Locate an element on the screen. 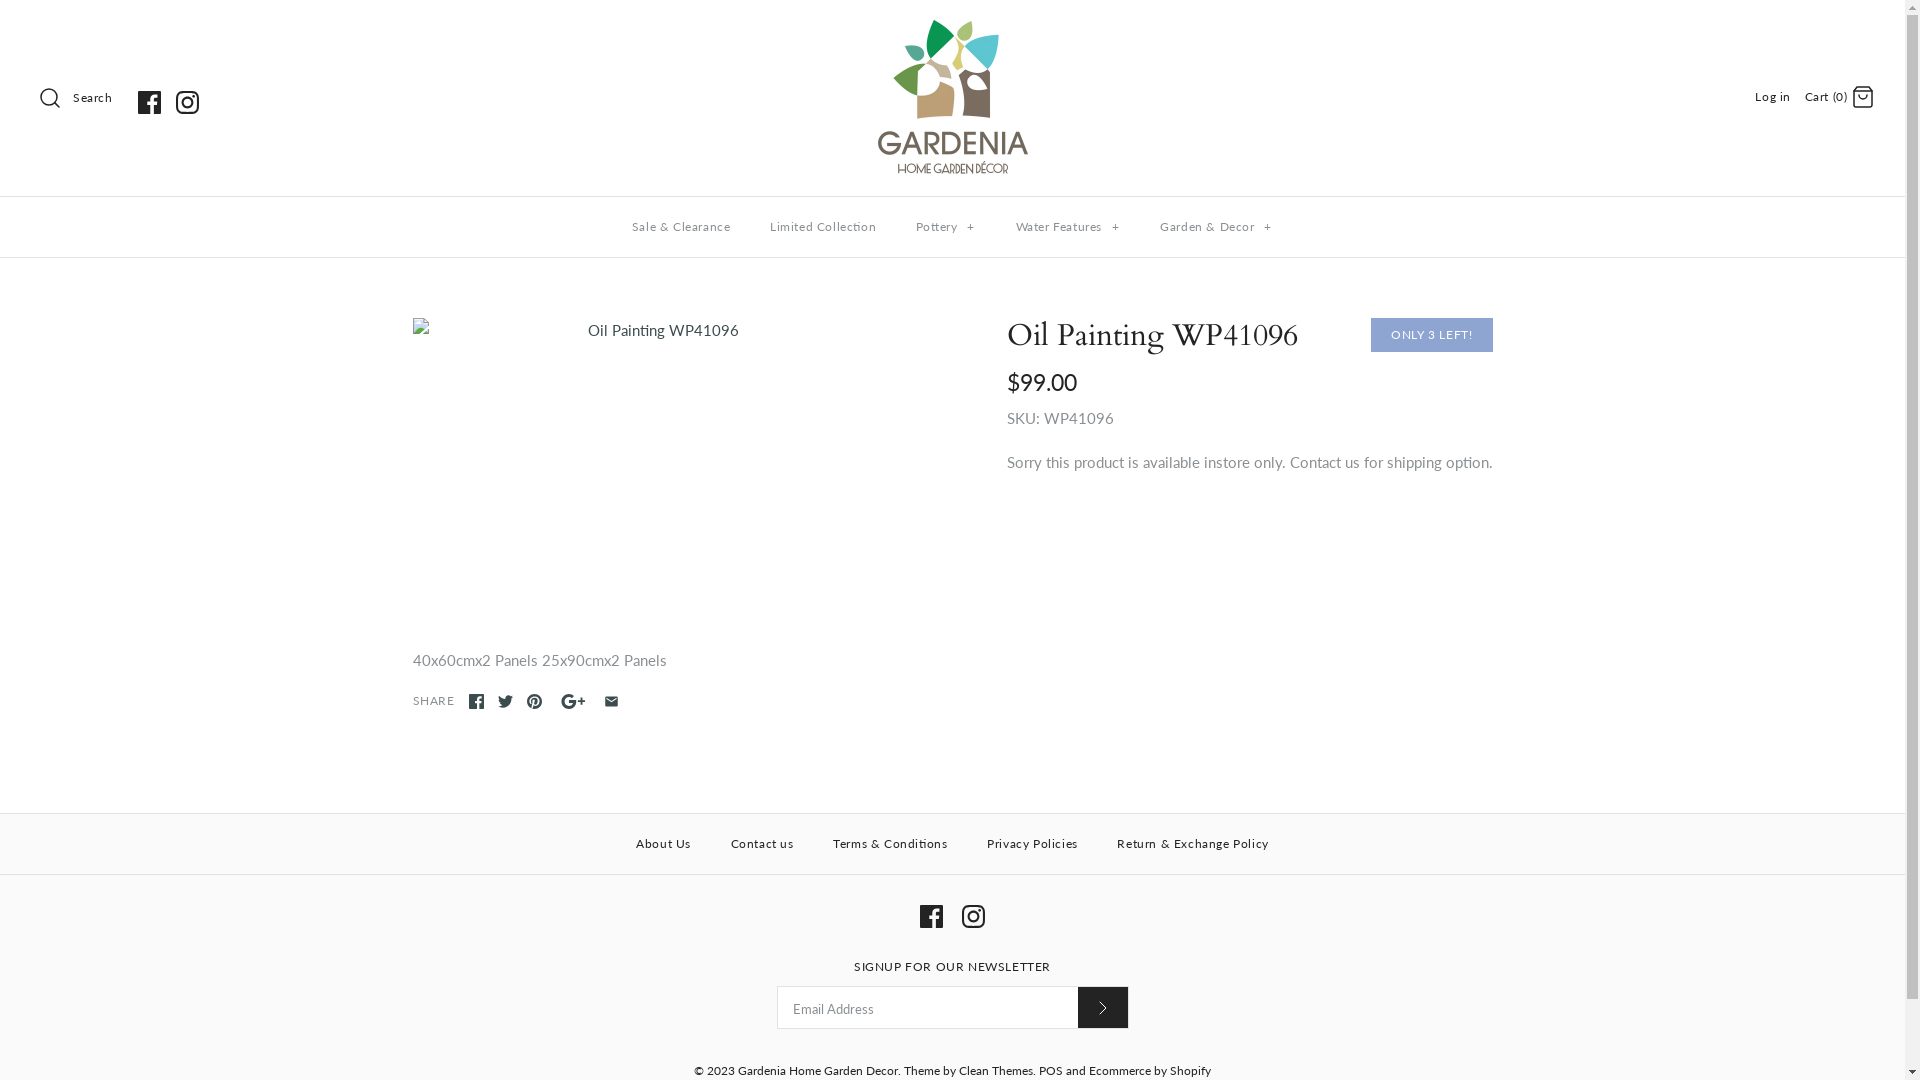 The width and height of the screenshot is (1920, 1080). 'Return & Exchange Policy' is located at coordinates (1098, 844).